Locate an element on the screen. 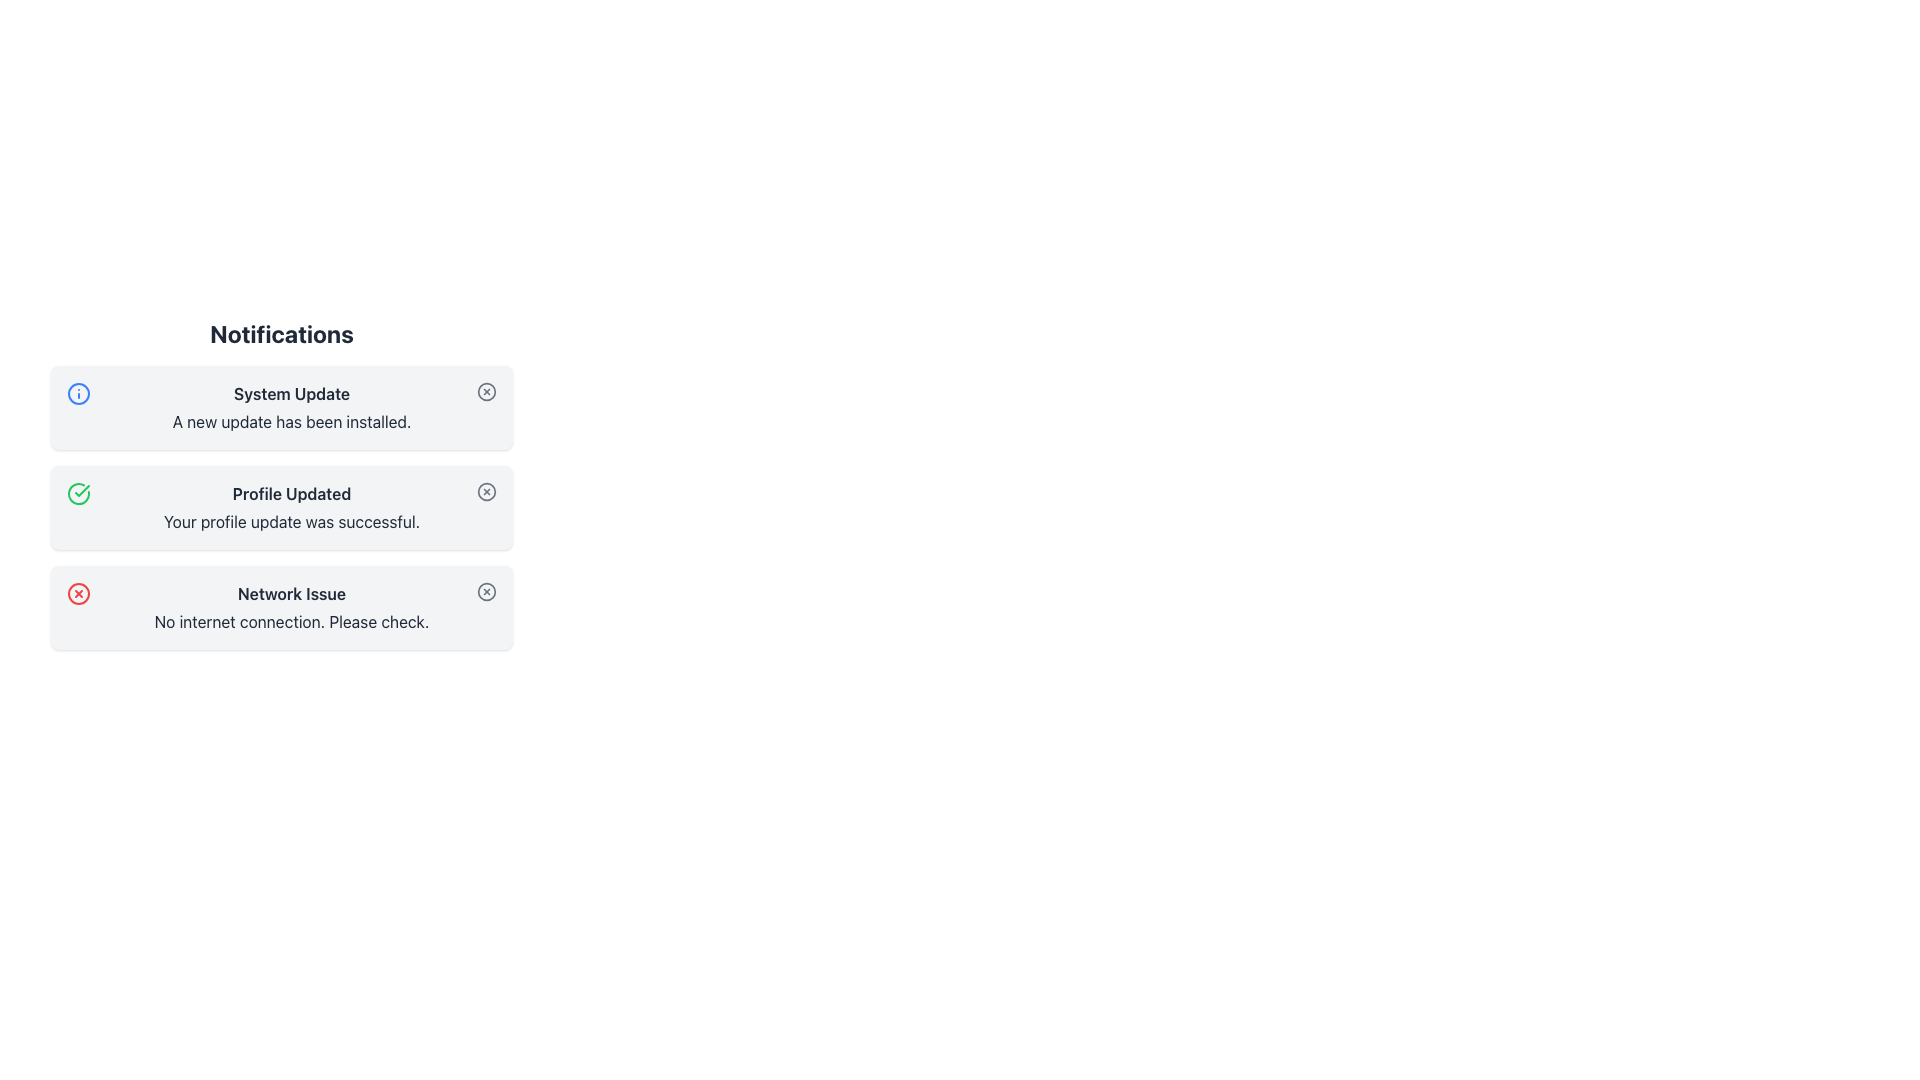 The height and width of the screenshot is (1080, 1920). the notification entry with bolded text 'Profile Updated' for additional options is located at coordinates (281, 483).